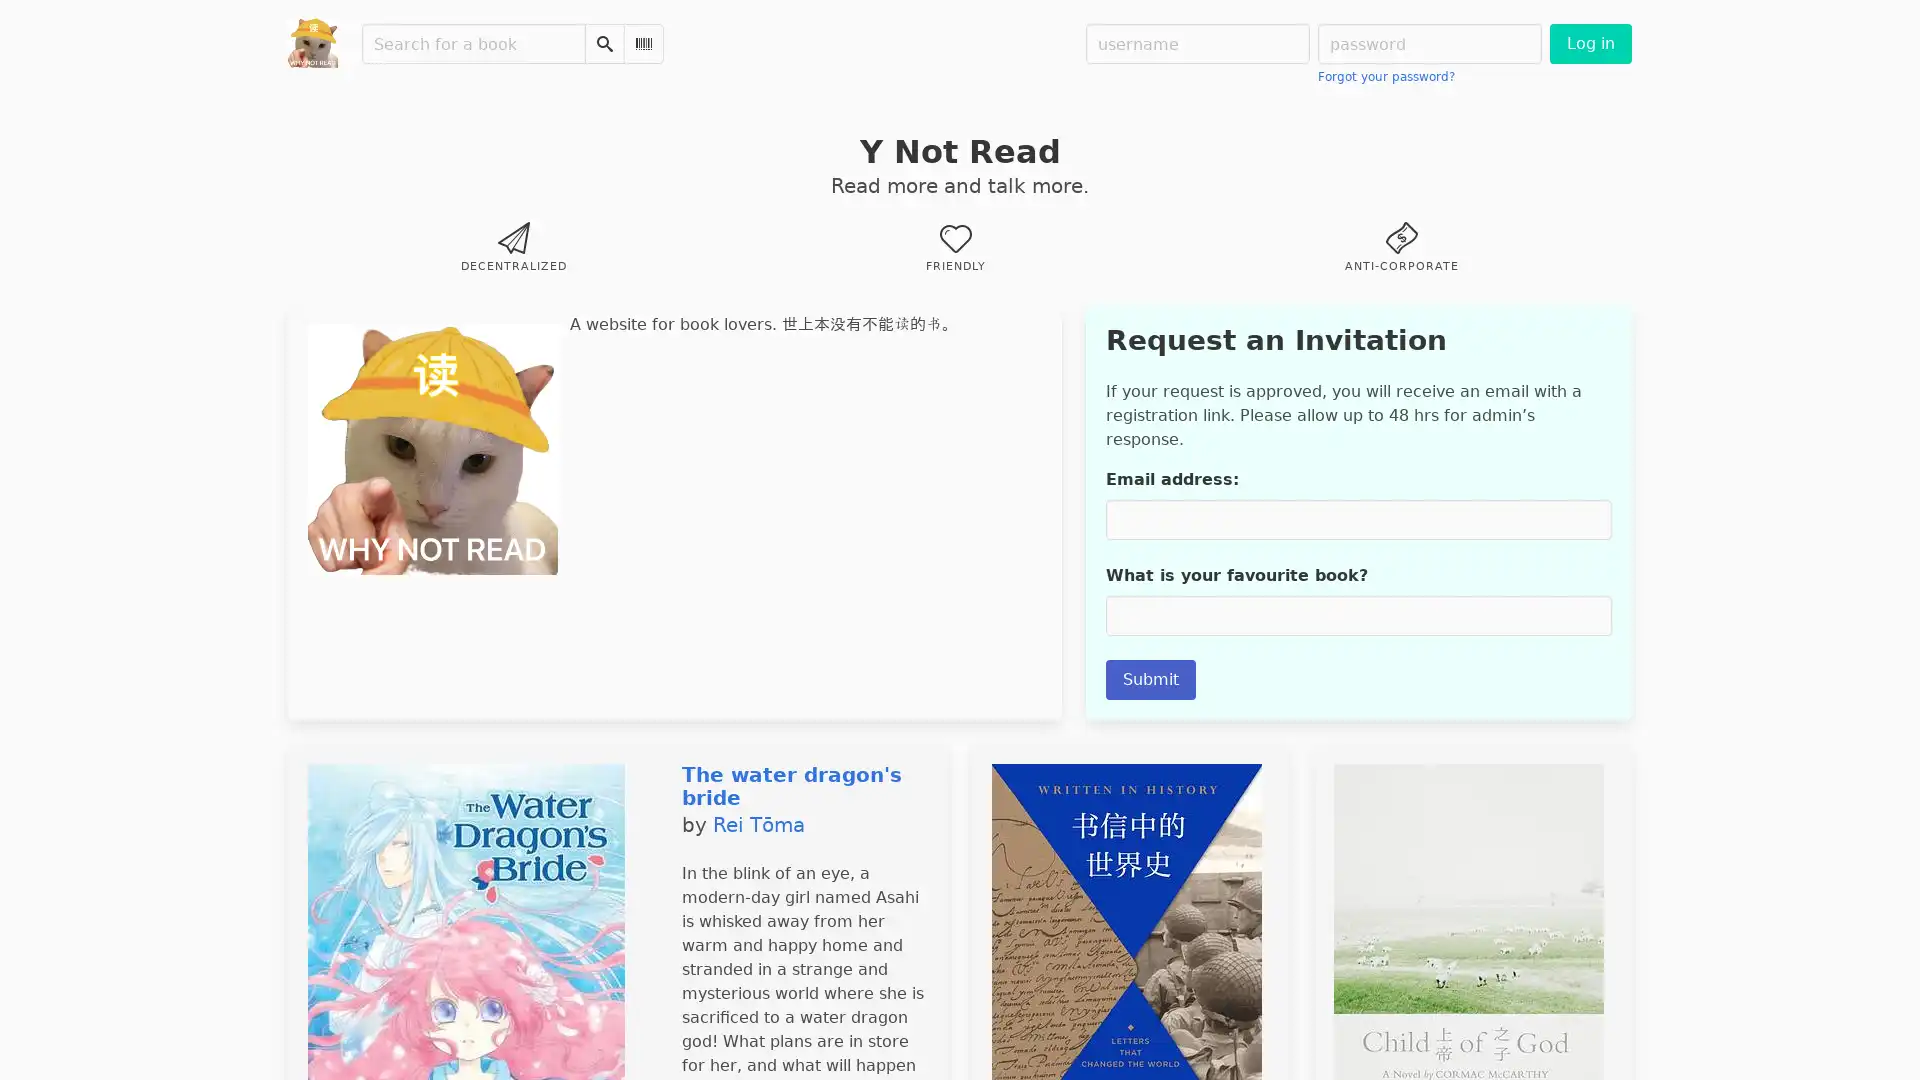 The image size is (1920, 1080). I want to click on Search, so click(603, 43).